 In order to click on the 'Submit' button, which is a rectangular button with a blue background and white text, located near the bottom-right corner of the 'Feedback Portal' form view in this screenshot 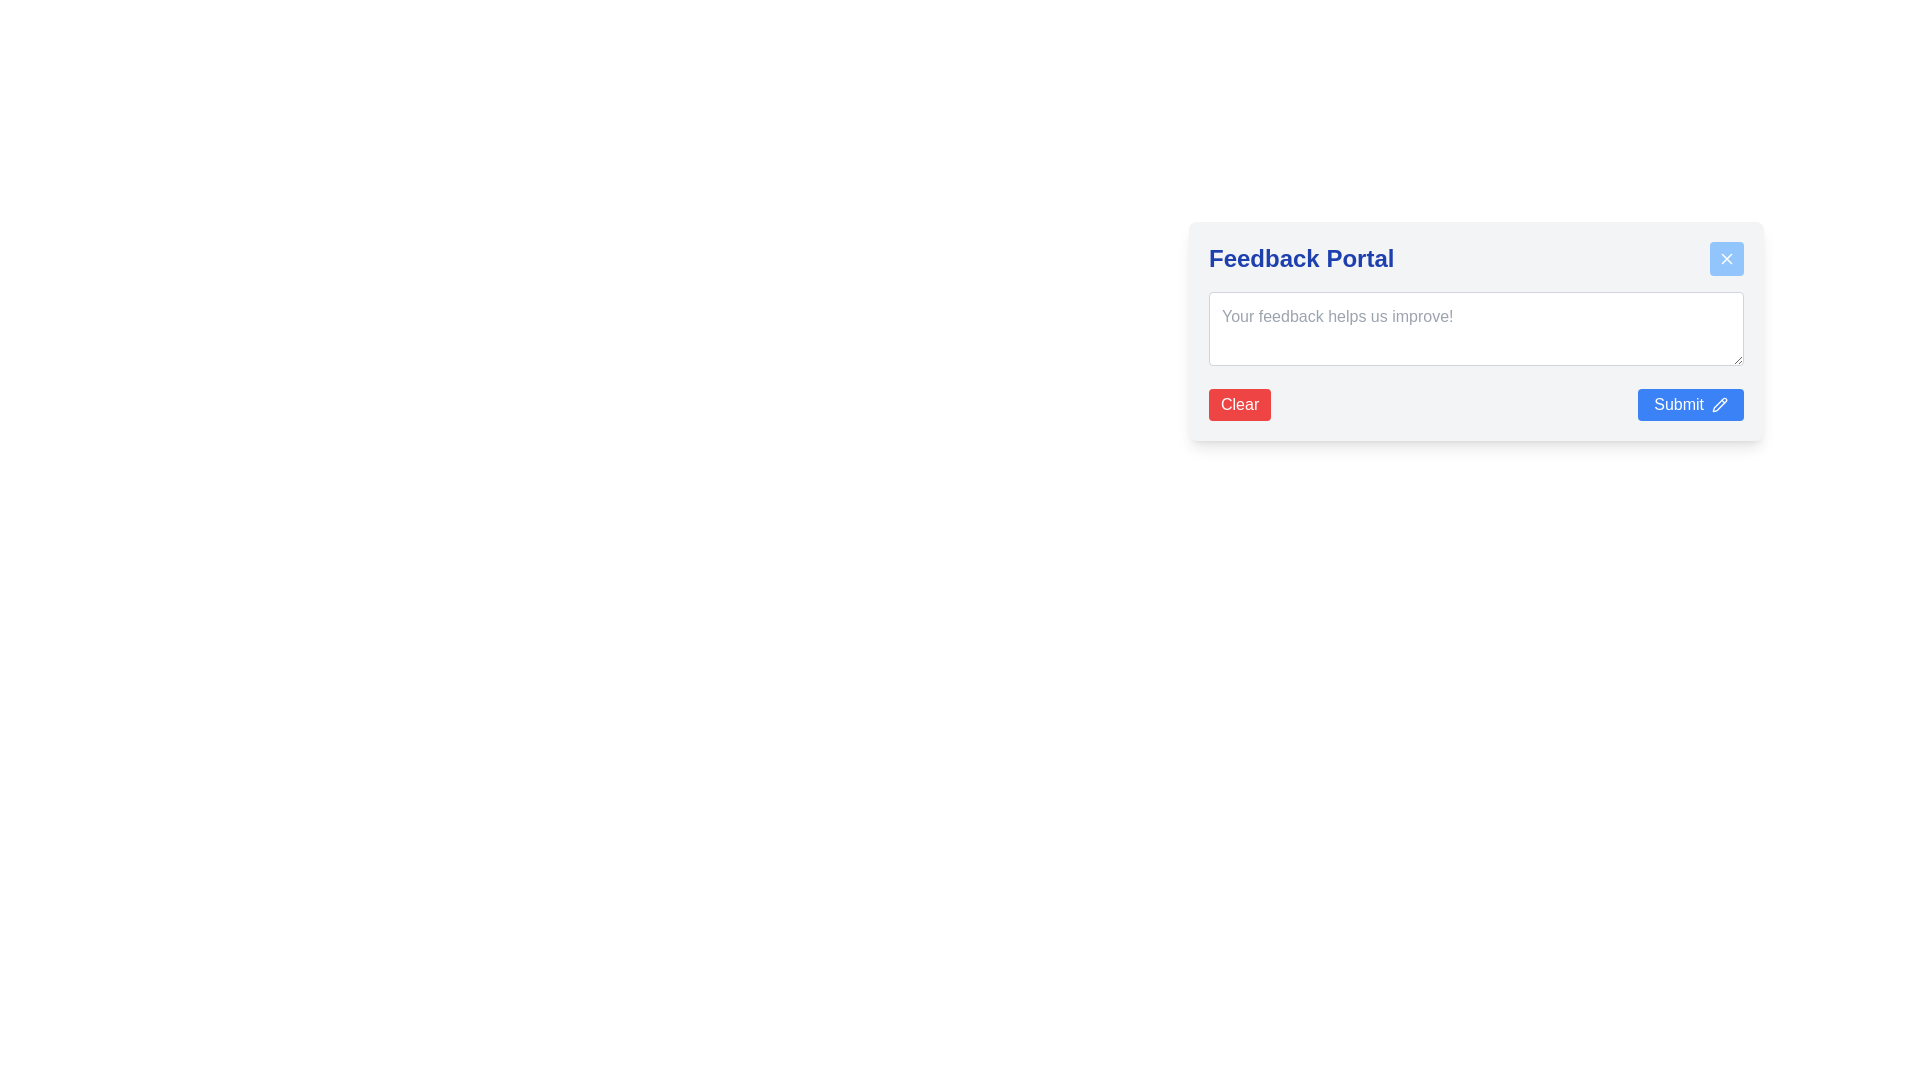, I will do `click(1690, 405)`.